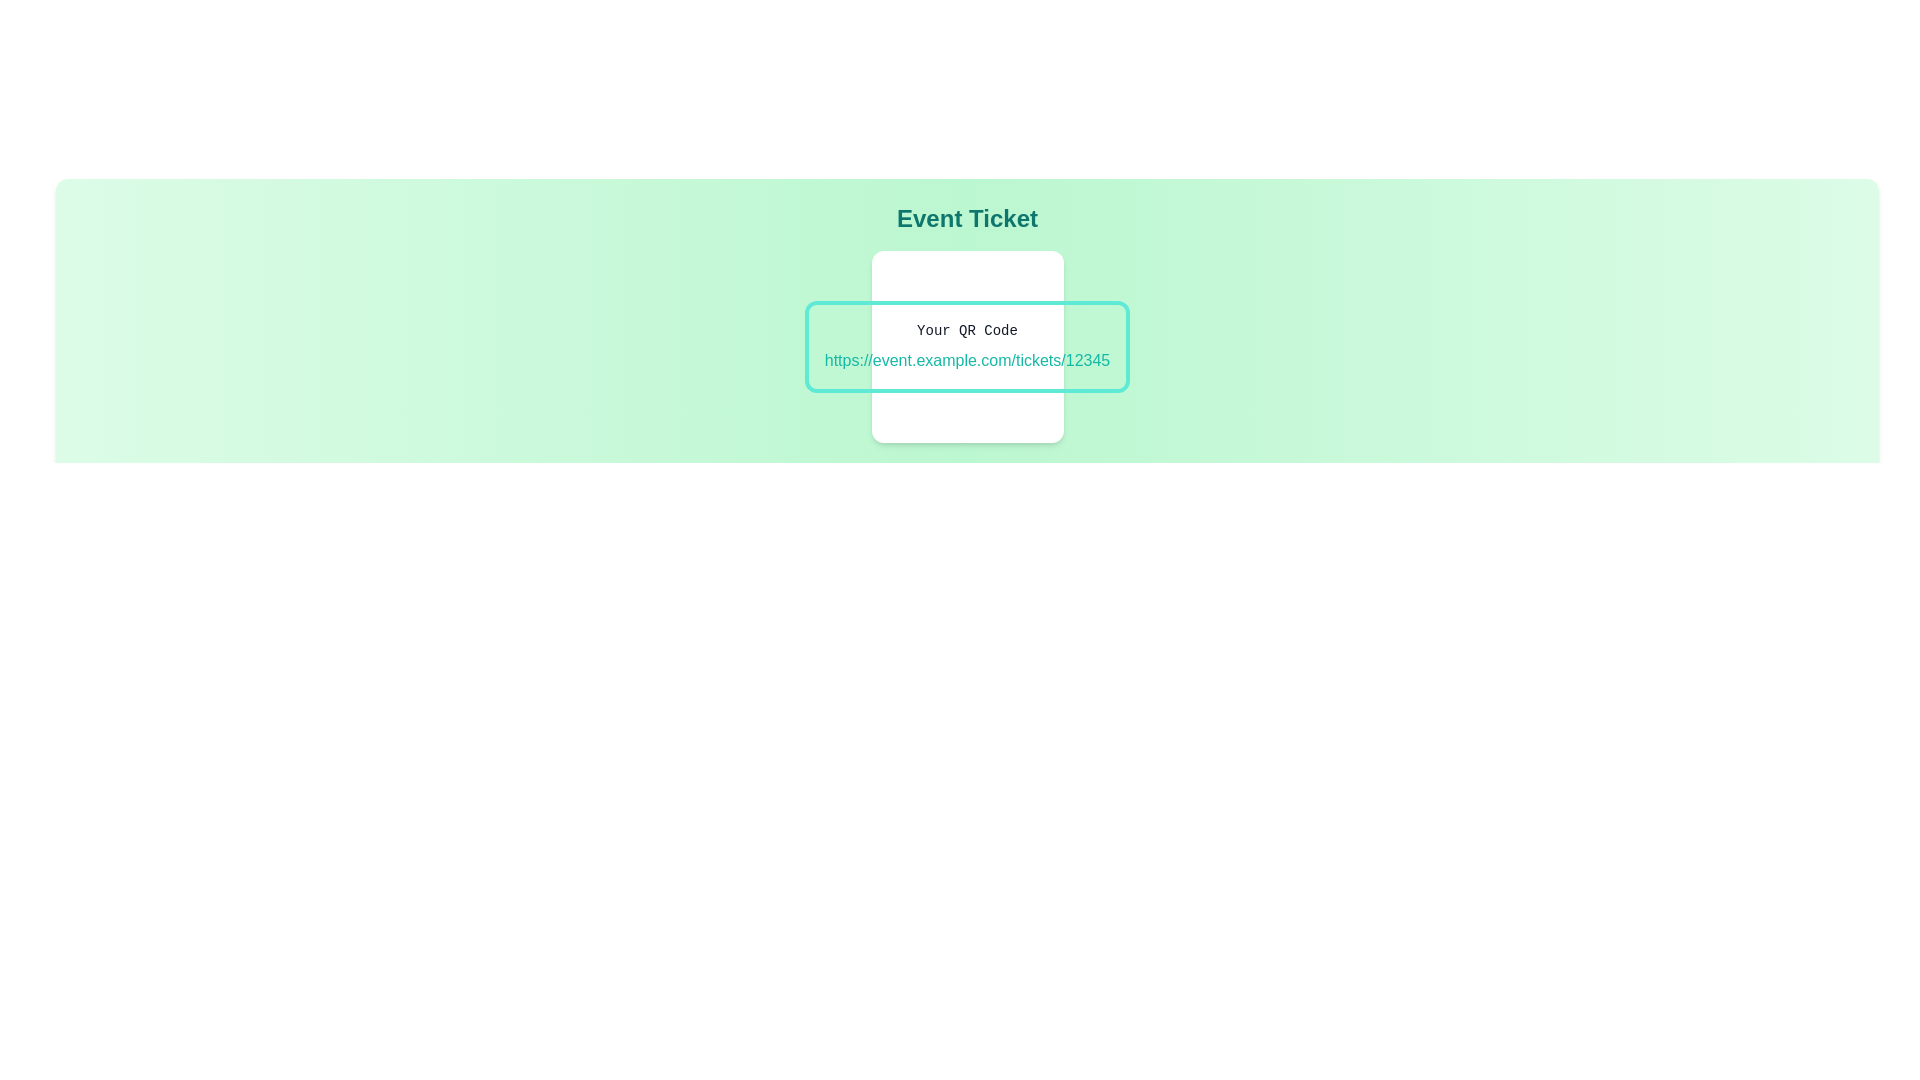 The image size is (1920, 1080). Describe the element at coordinates (967, 330) in the screenshot. I see `the text label that describes or titles the QR code section, positioned above the URL text` at that location.